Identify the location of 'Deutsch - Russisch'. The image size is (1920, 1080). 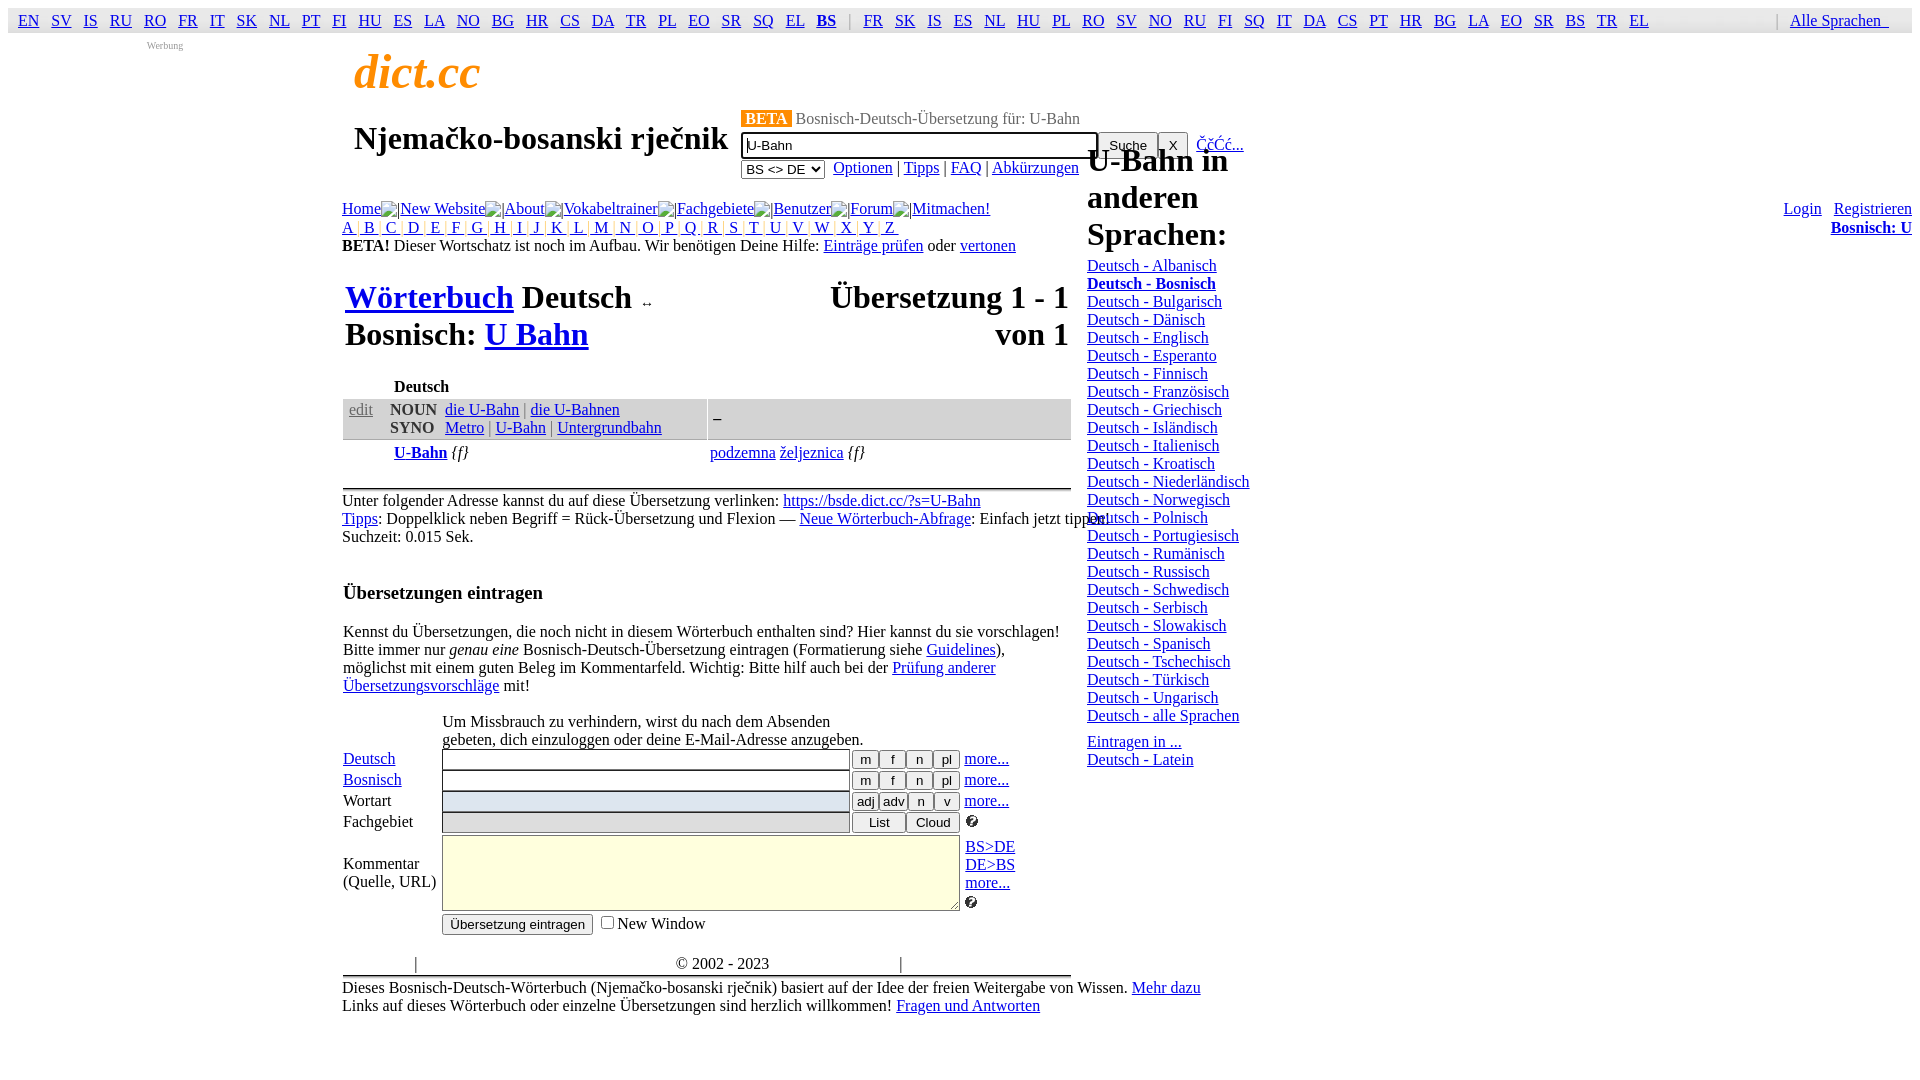
(1148, 571).